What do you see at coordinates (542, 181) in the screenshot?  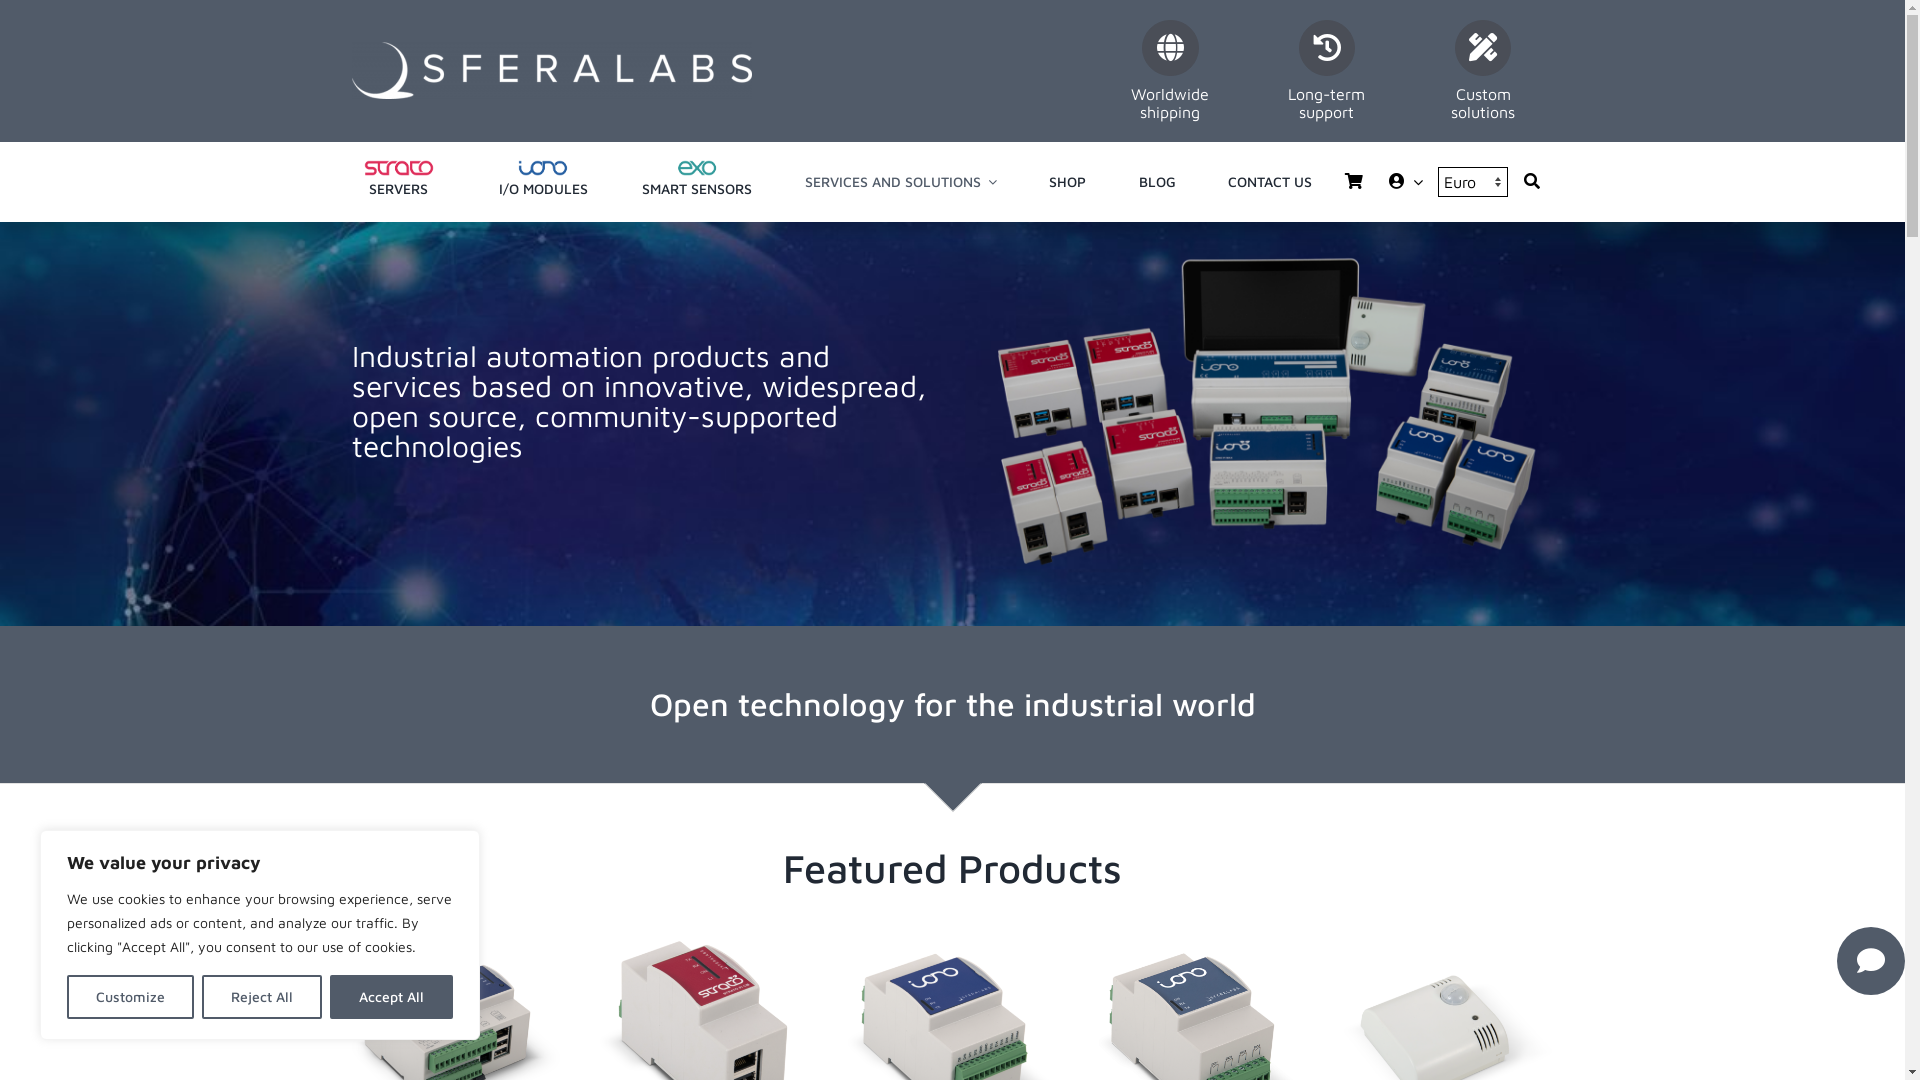 I see `'I/O MODULES'` at bounding box center [542, 181].